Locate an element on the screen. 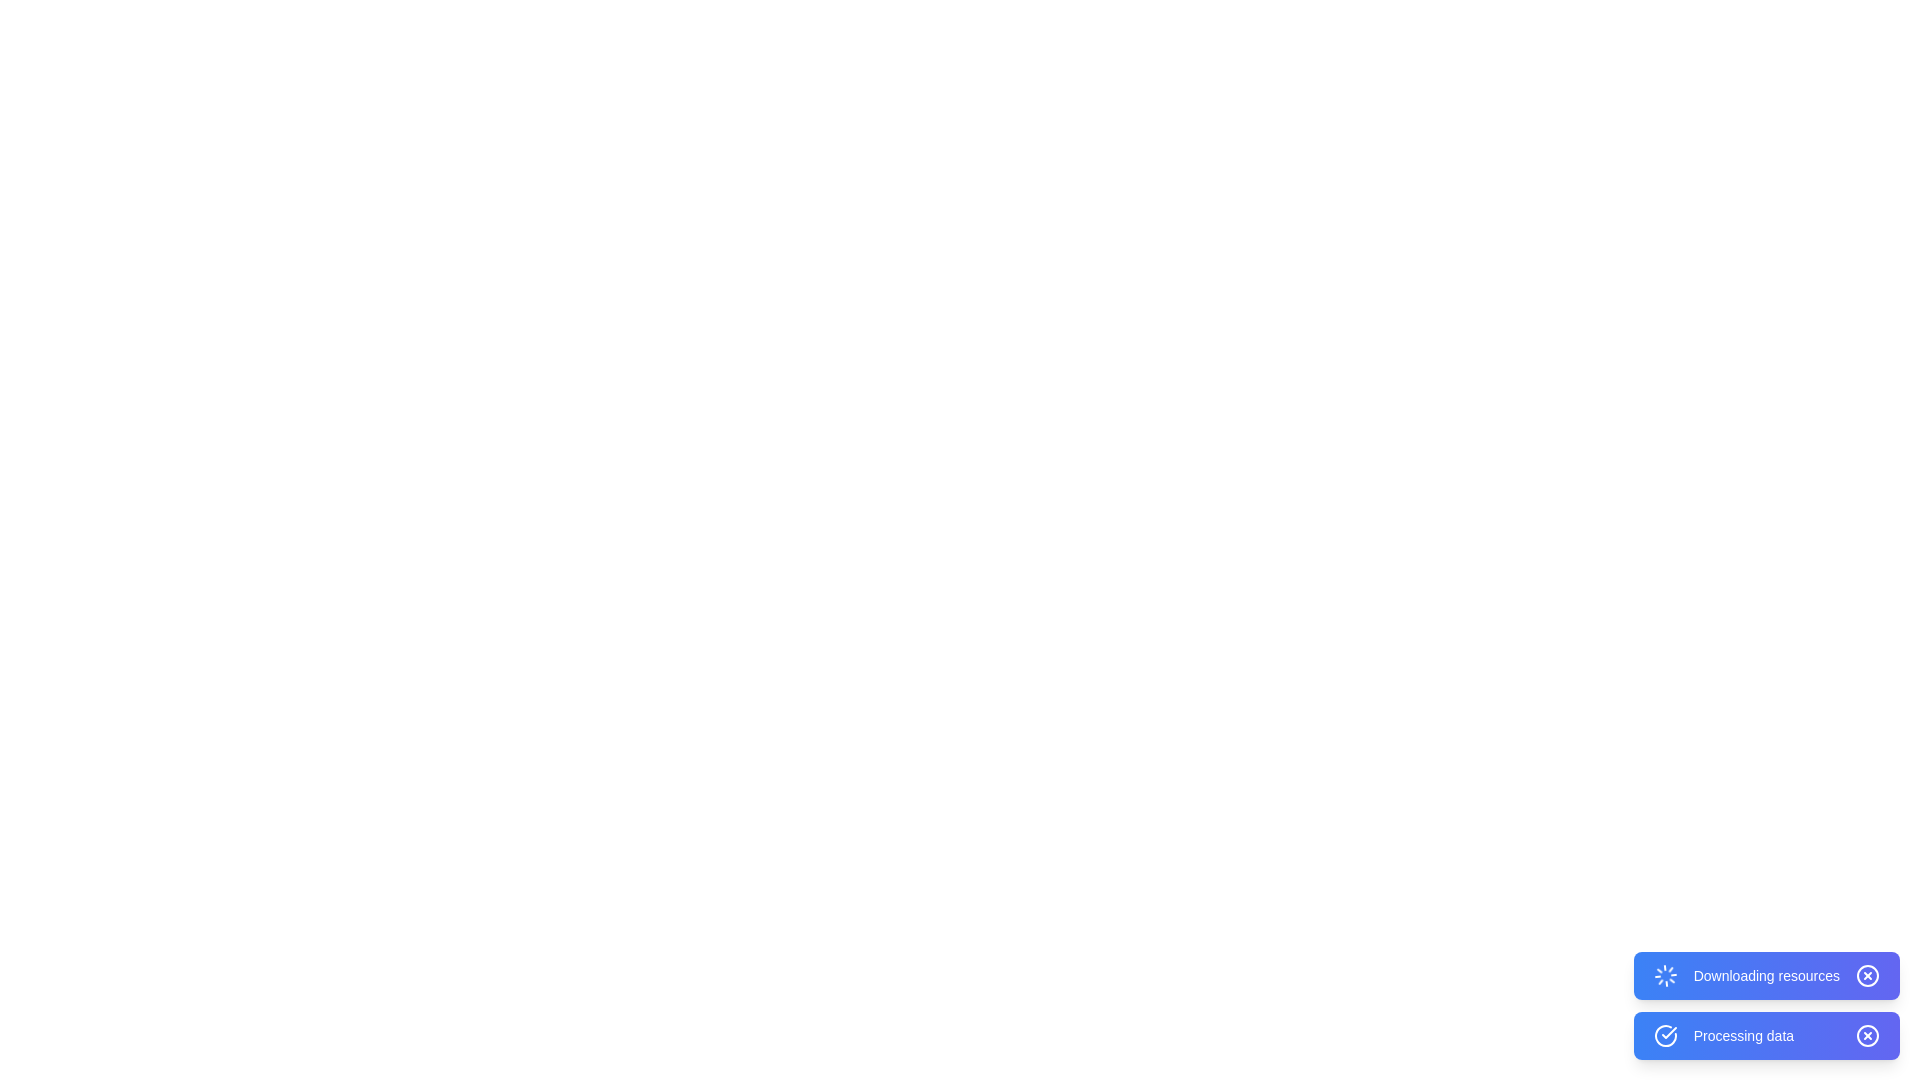 This screenshot has height=1080, width=1920. the close button of the notification to close it is located at coordinates (1866, 974).